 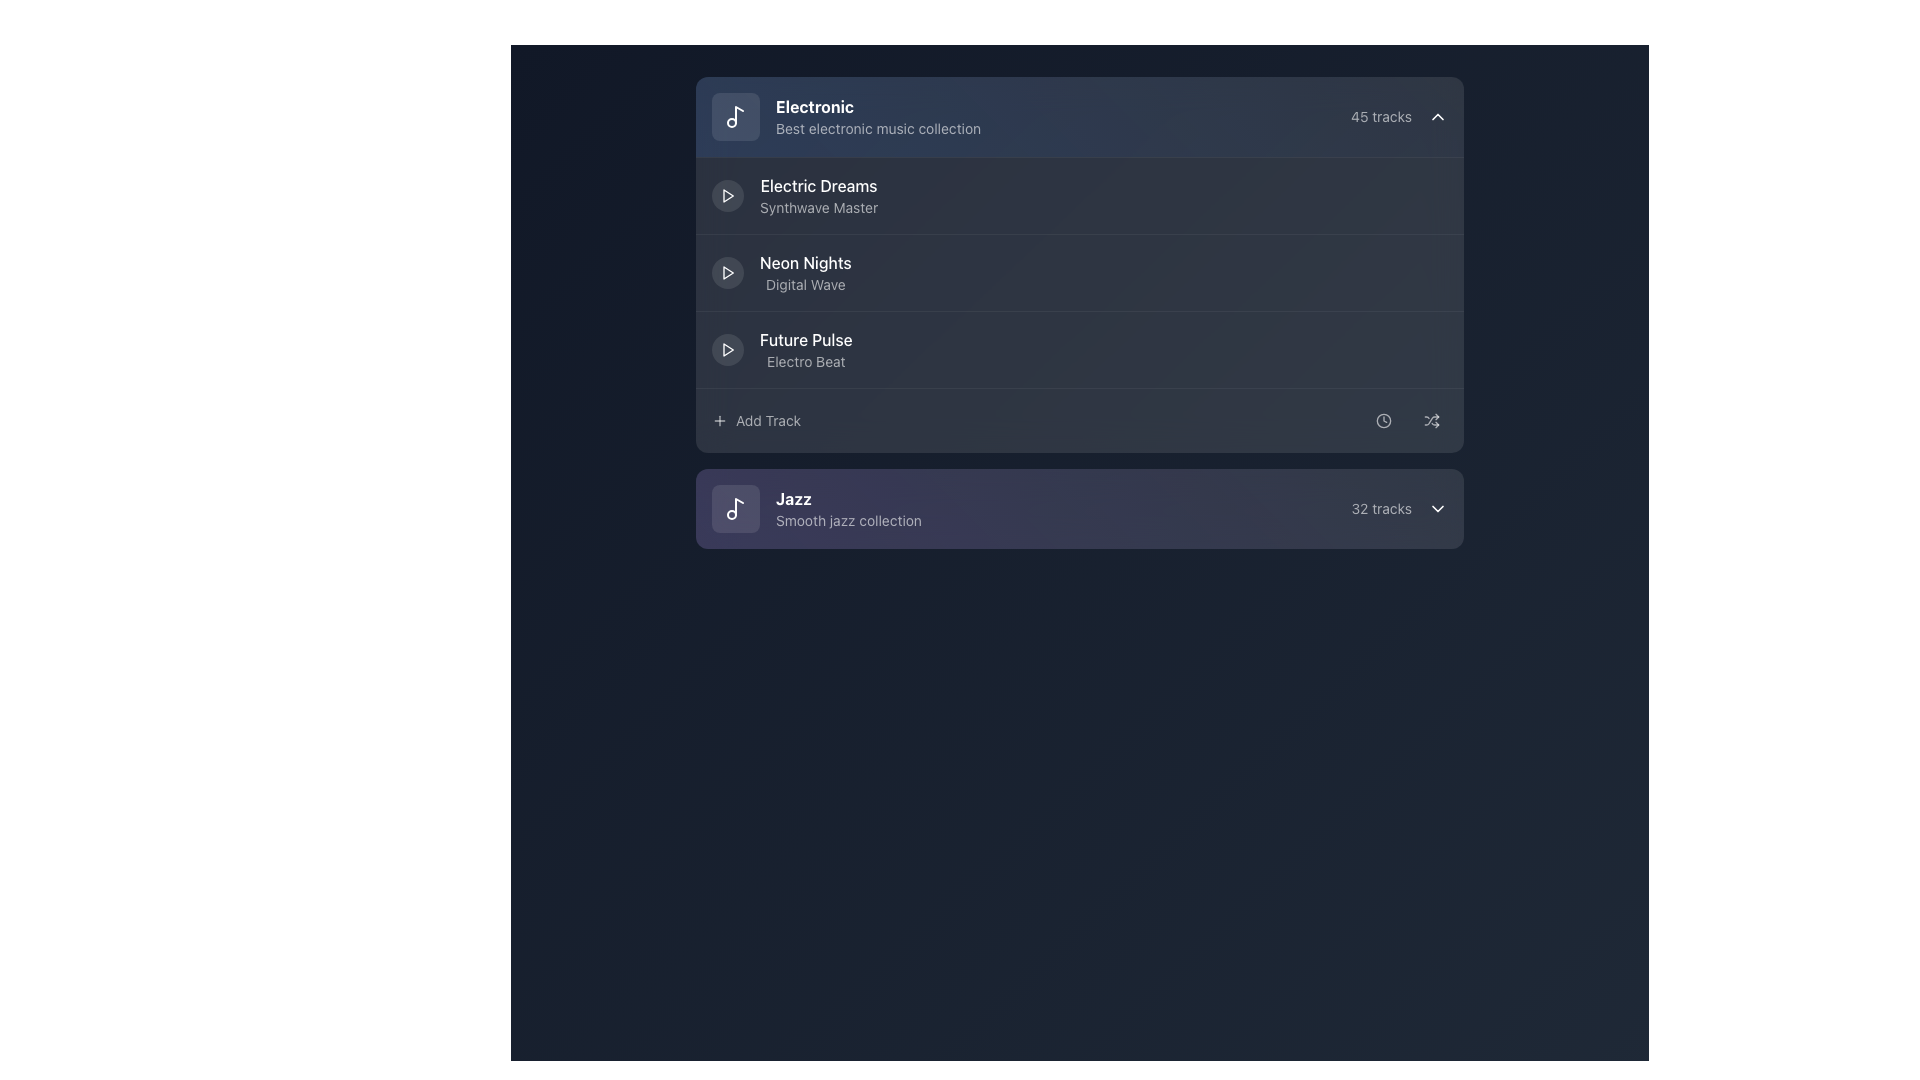 What do you see at coordinates (1430, 419) in the screenshot?
I see `the shuffle button in the 'Electronic' music collection section, which is the second button from the right in its group` at bounding box center [1430, 419].